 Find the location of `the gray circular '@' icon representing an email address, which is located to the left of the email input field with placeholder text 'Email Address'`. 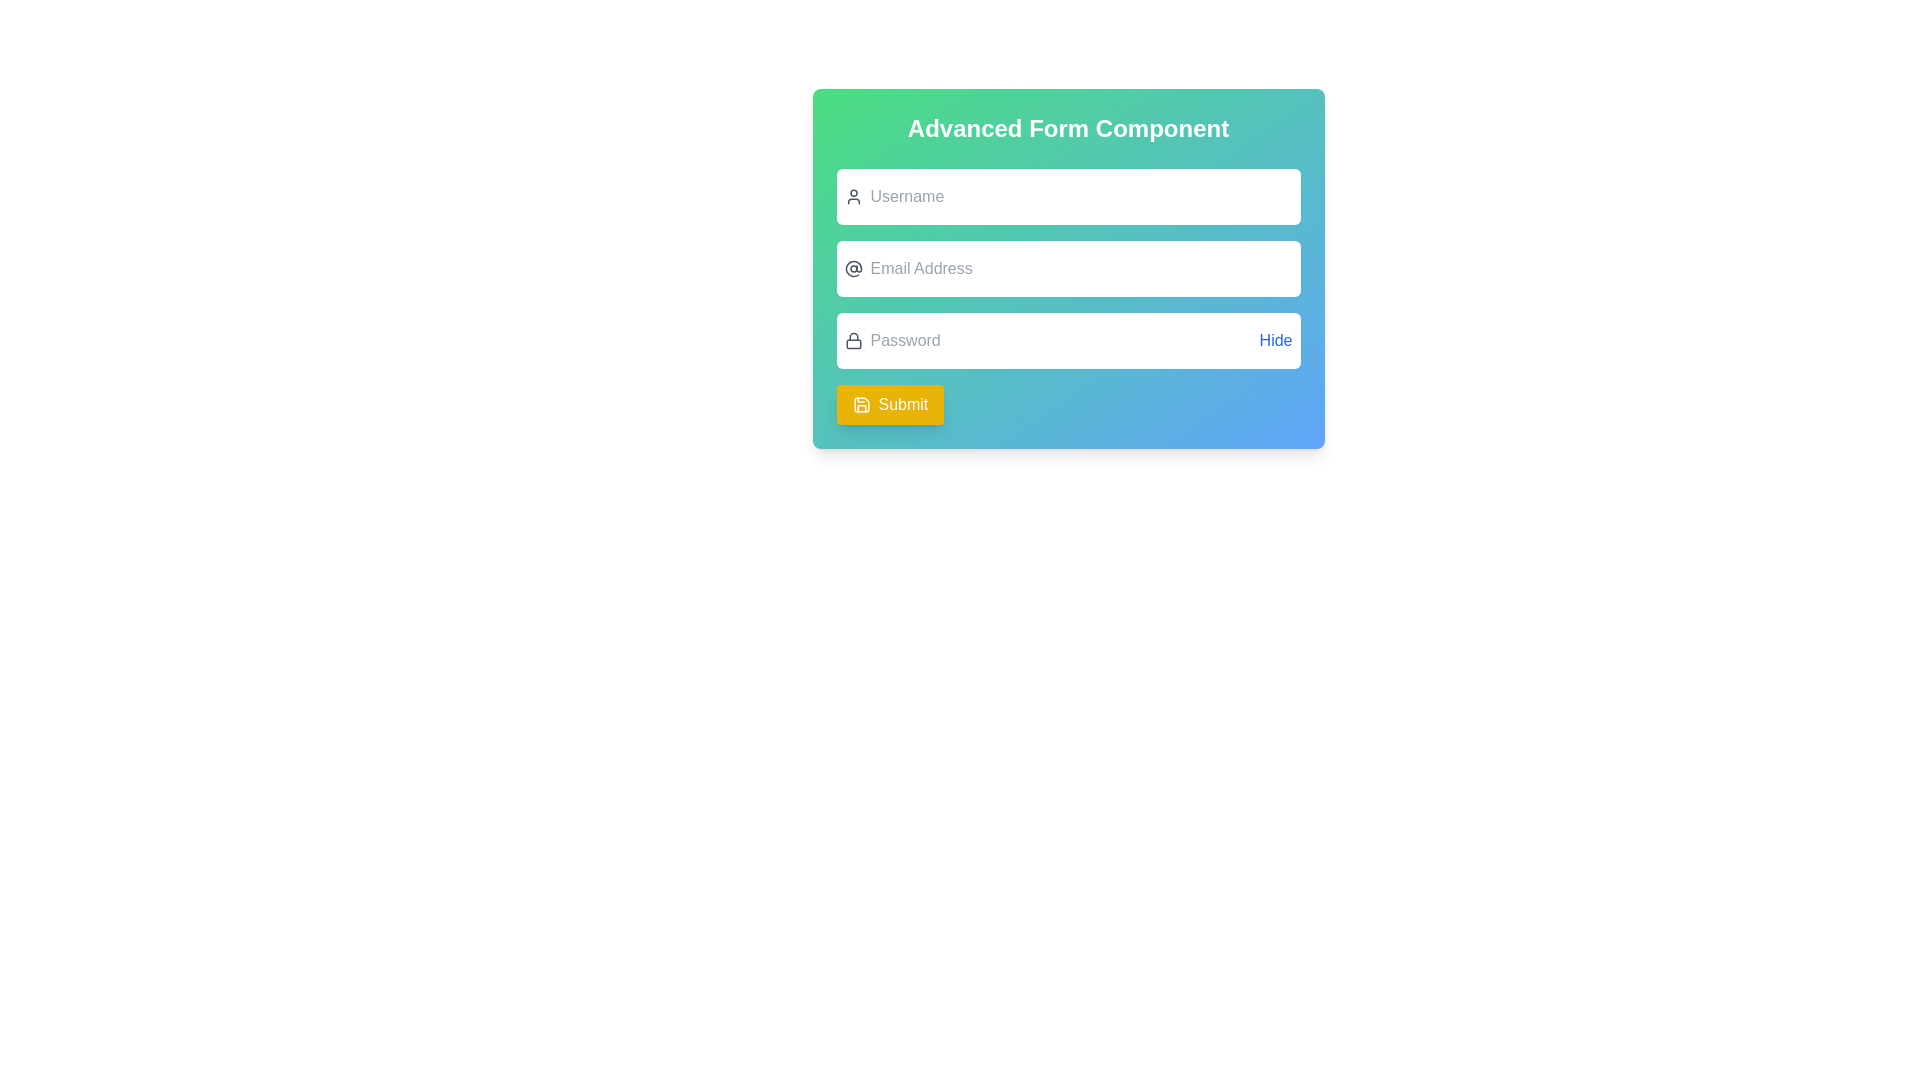

the gray circular '@' icon representing an email address, which is located to the left of the email input field with placeholder text 'Email Address' is located at coordinates (853, 268).